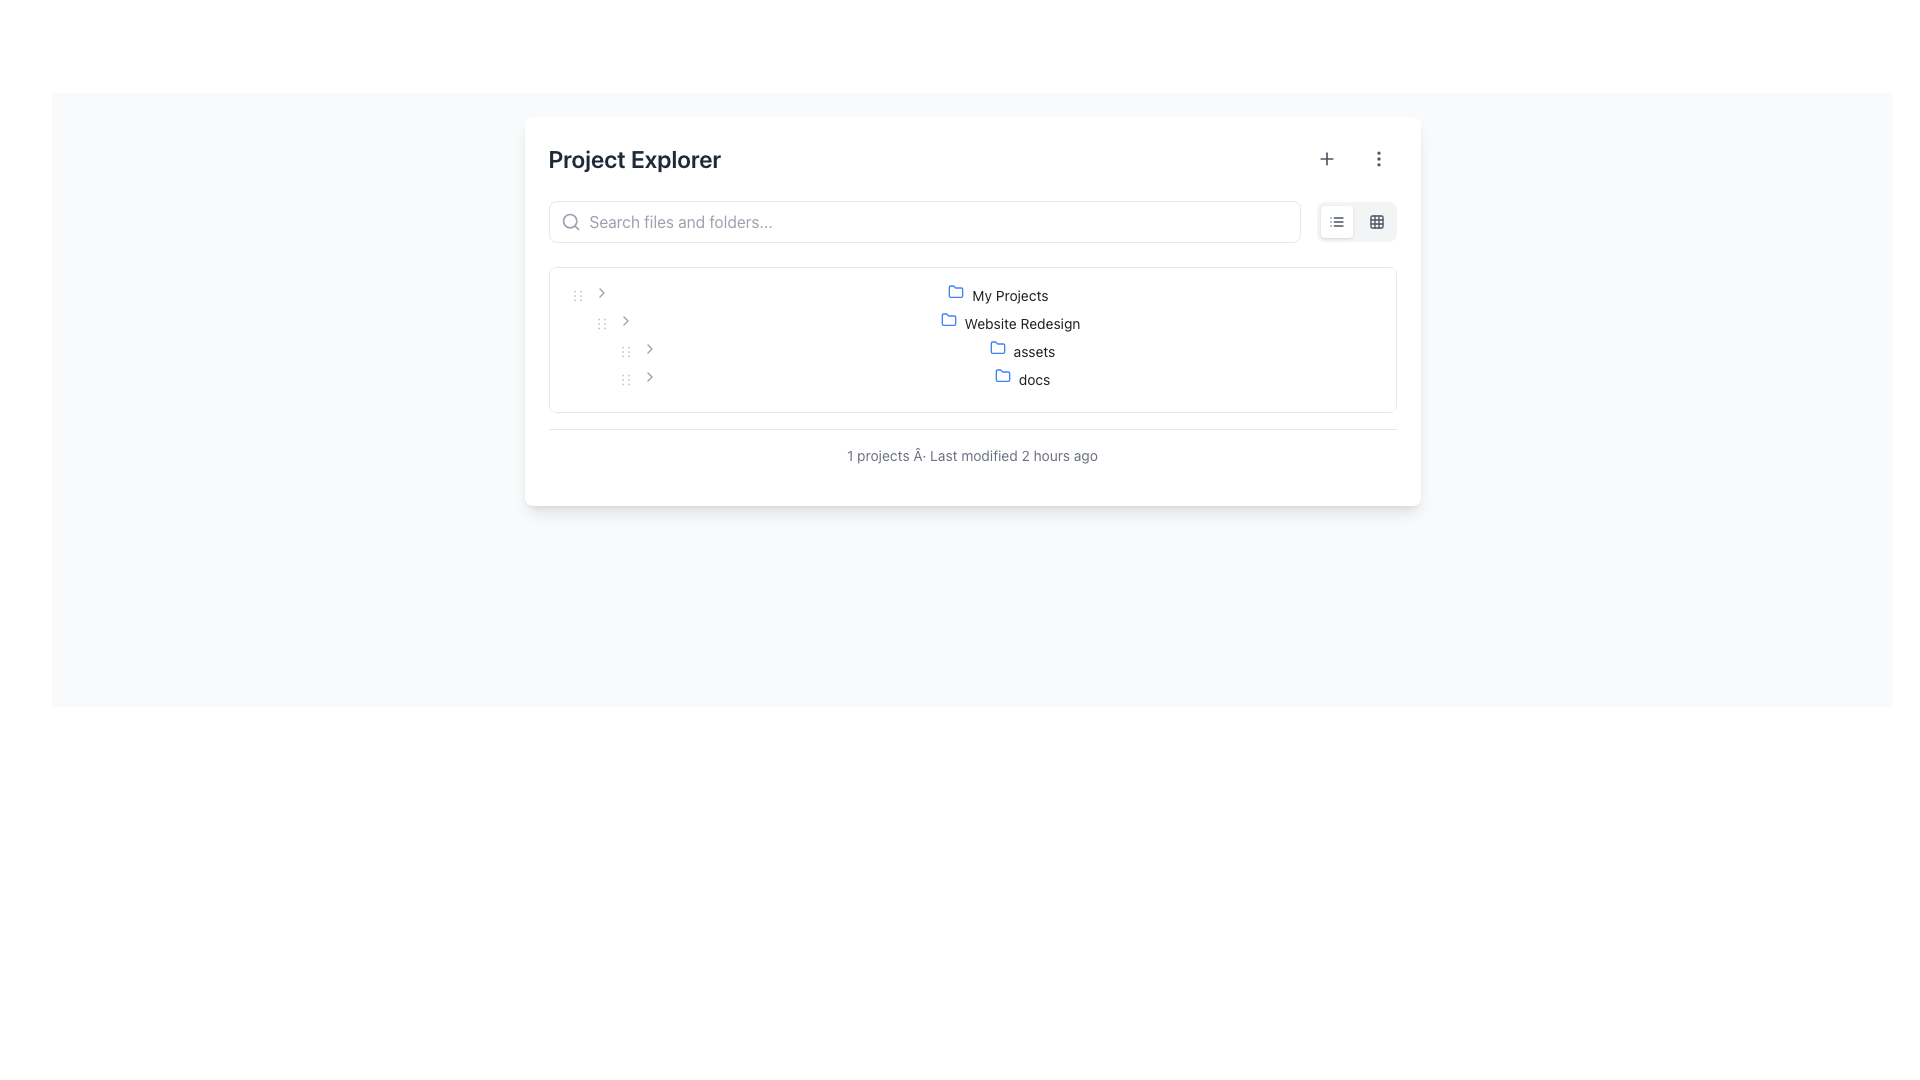  I want to click on the Icon Button with a vertical ellipsis icon located in the top-right corner of the 'Project Explorer' card, so click(1377, 157).